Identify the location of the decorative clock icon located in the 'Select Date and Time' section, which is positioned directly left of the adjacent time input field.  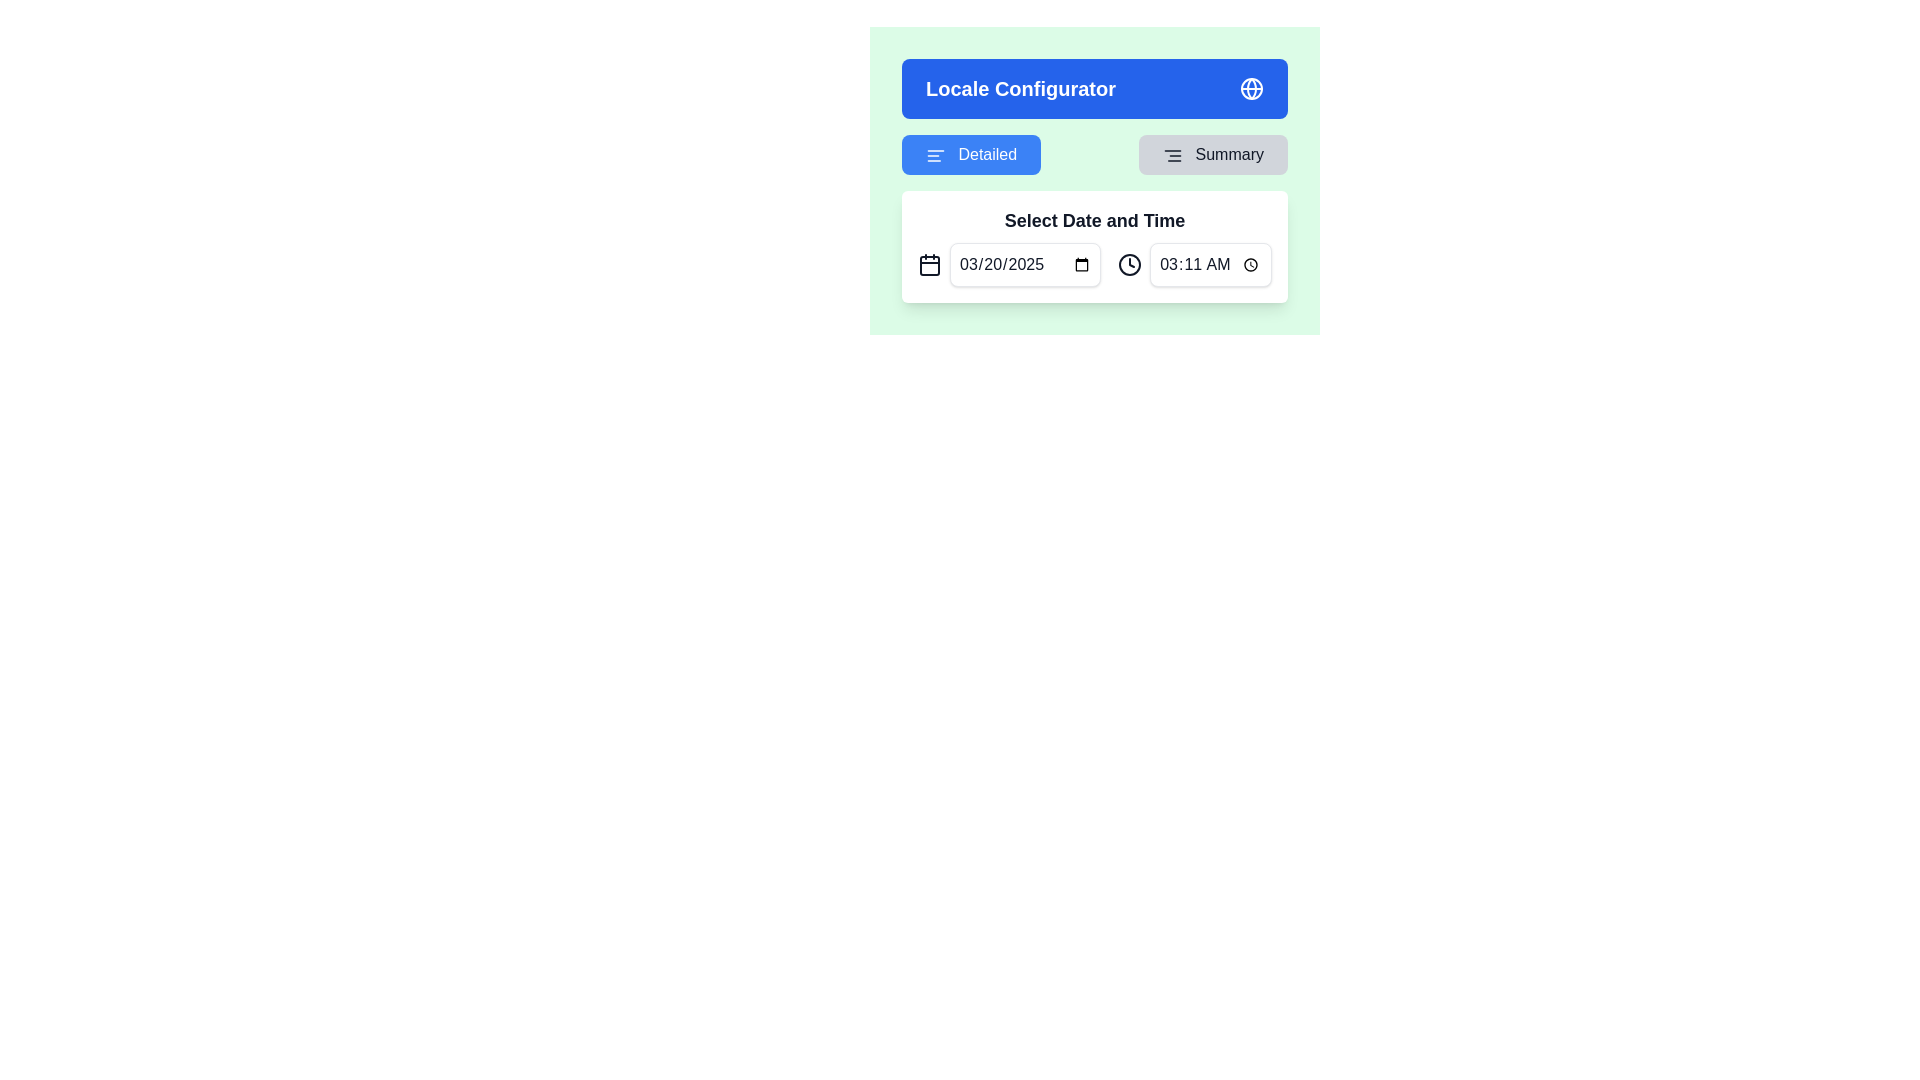
(1130, 264).